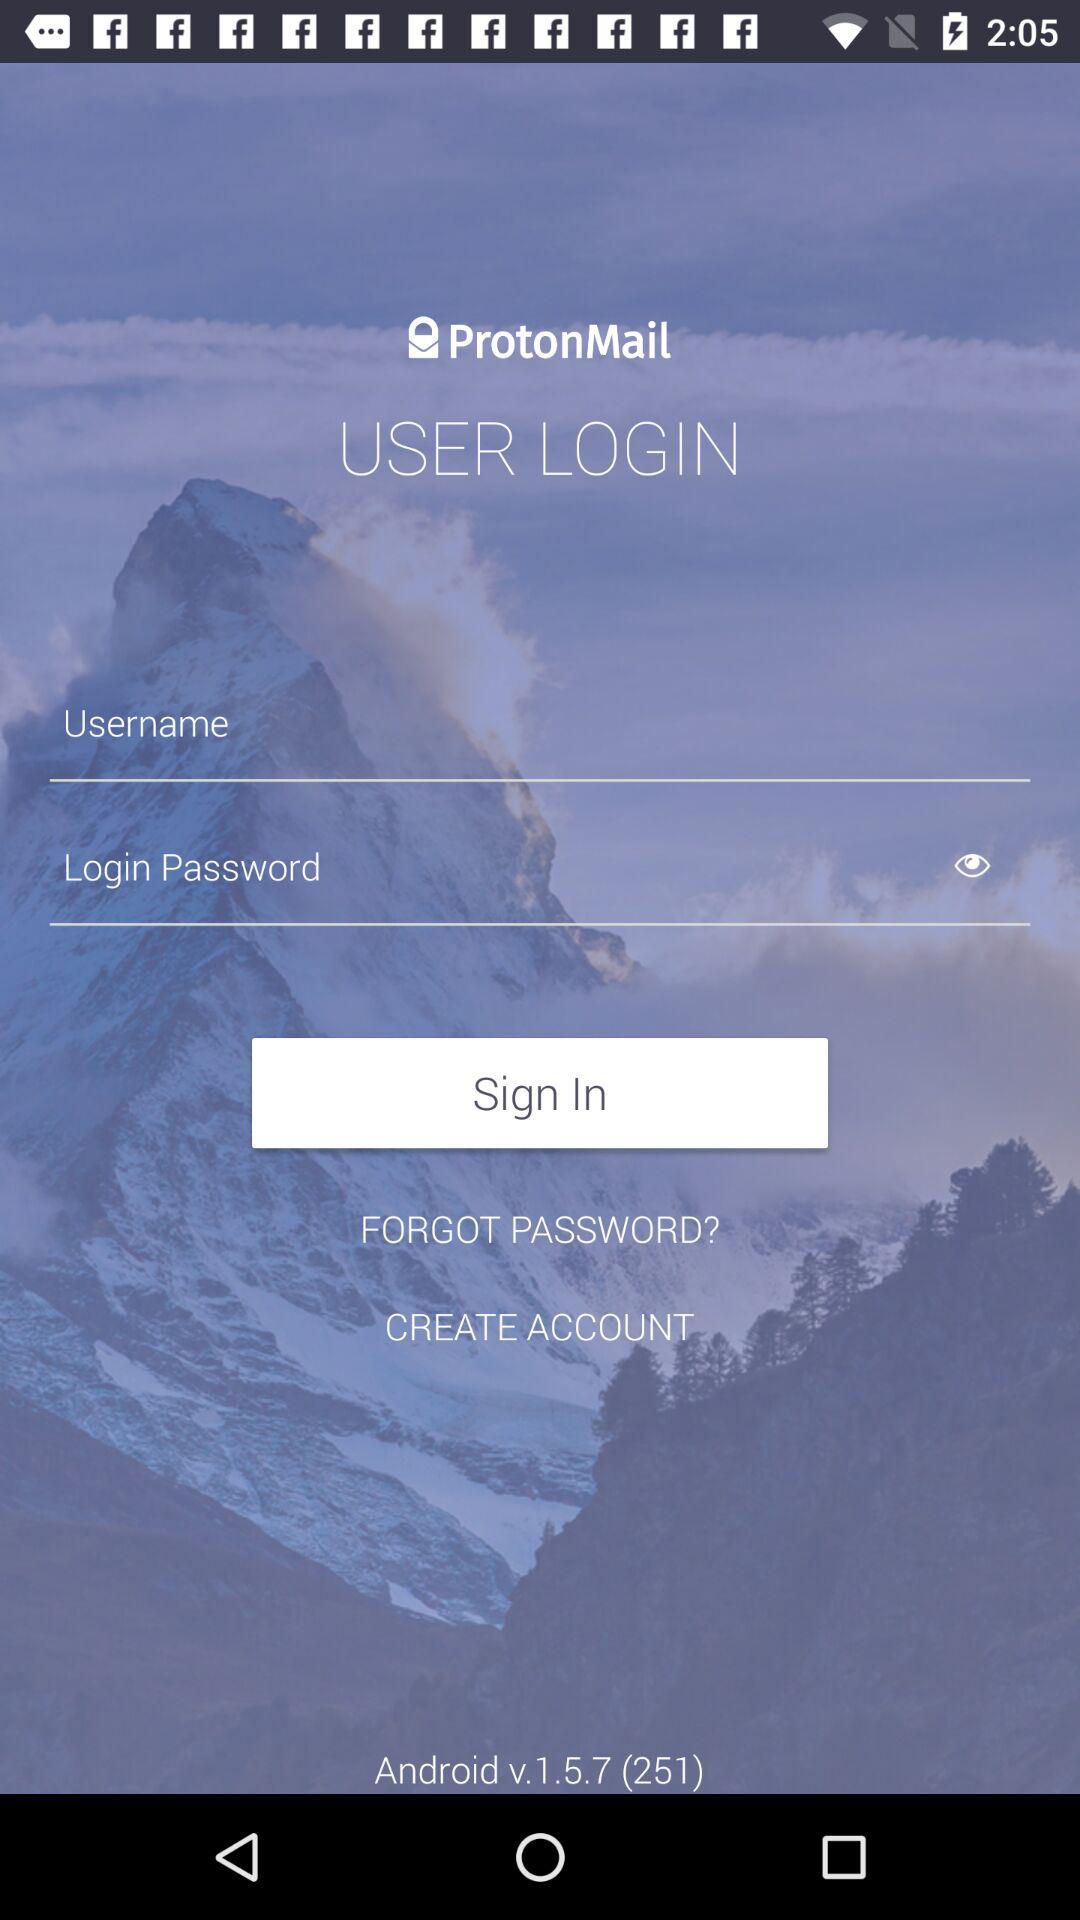  I want to click on icon above create account, so click(540, 1227).